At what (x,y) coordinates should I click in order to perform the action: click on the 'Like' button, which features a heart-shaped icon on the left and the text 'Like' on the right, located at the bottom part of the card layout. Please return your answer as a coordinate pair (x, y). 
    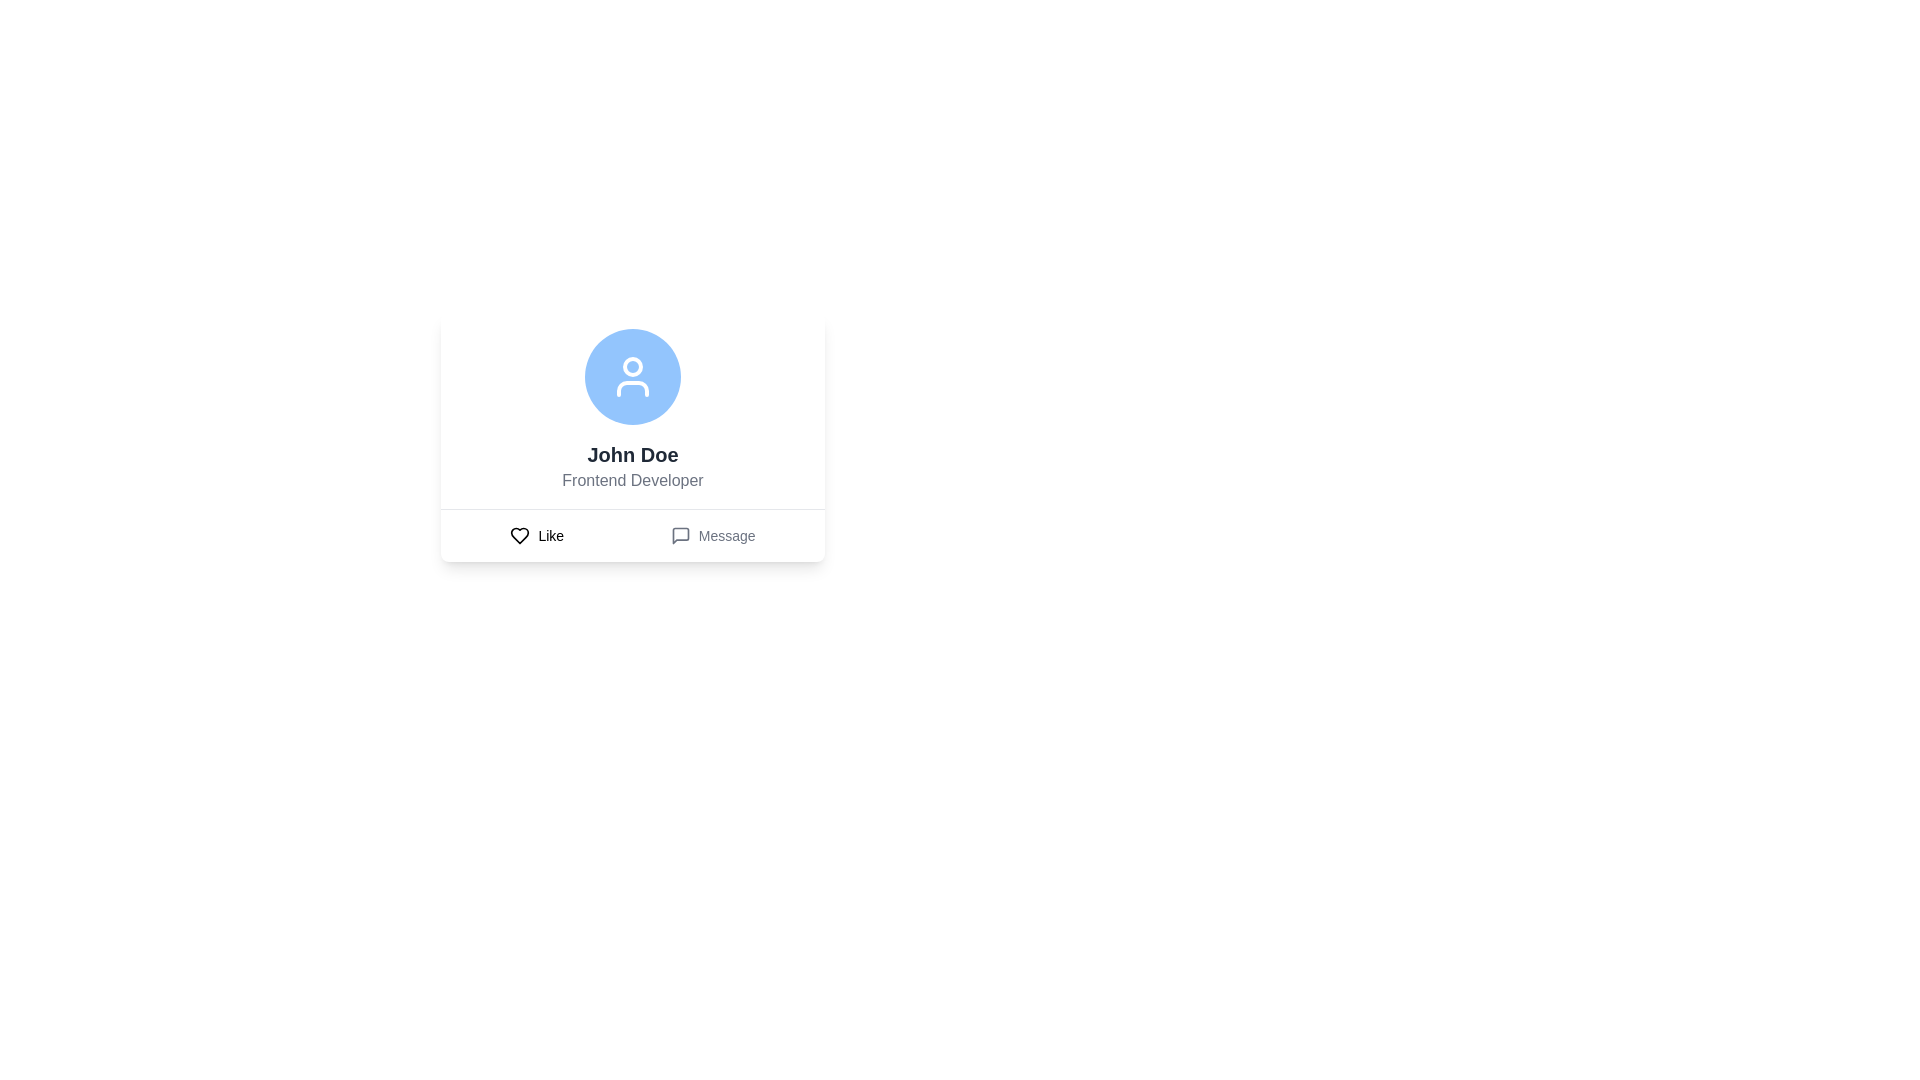
    Looking at the image, I should click on (537, 535).